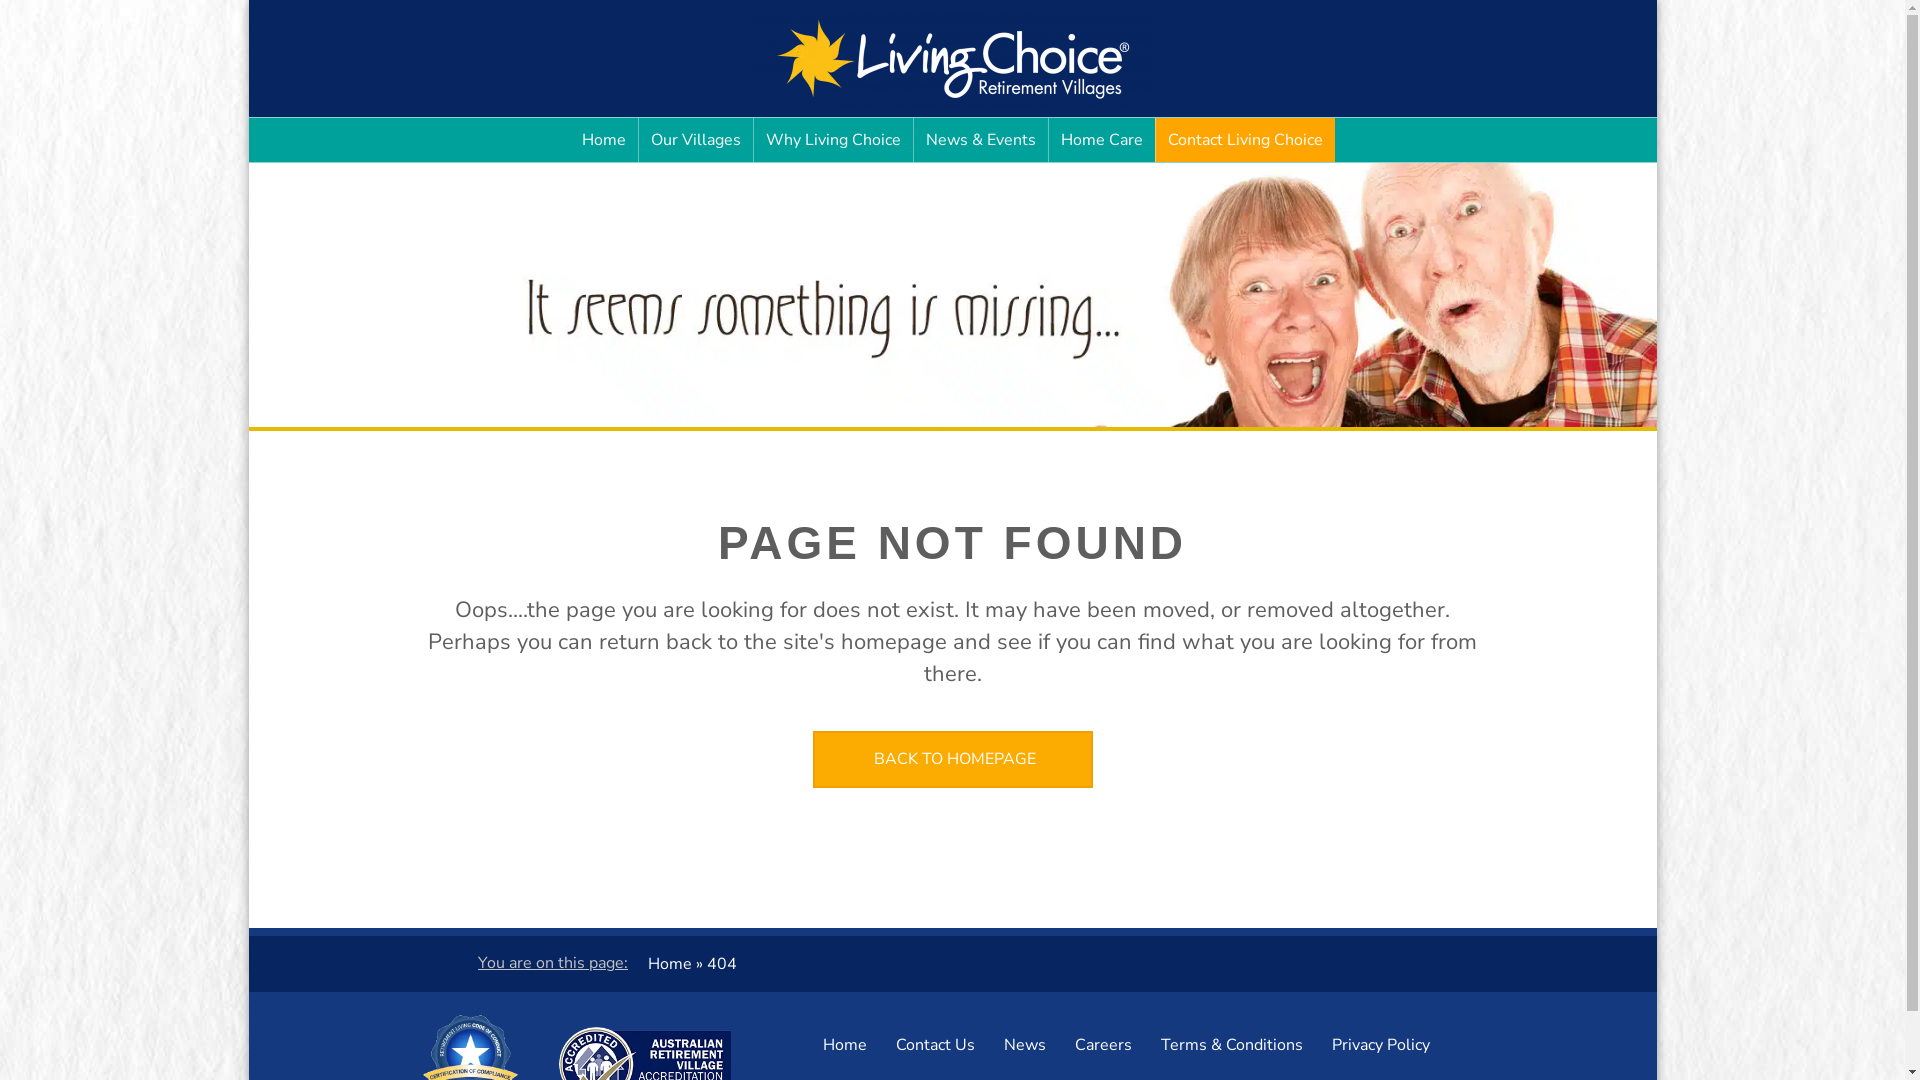 The width and height of the screenshot is (1920, 1080). Describe the element at coordinates (1059, 1044) in the screenshot. I see `'Careers'` at that location.